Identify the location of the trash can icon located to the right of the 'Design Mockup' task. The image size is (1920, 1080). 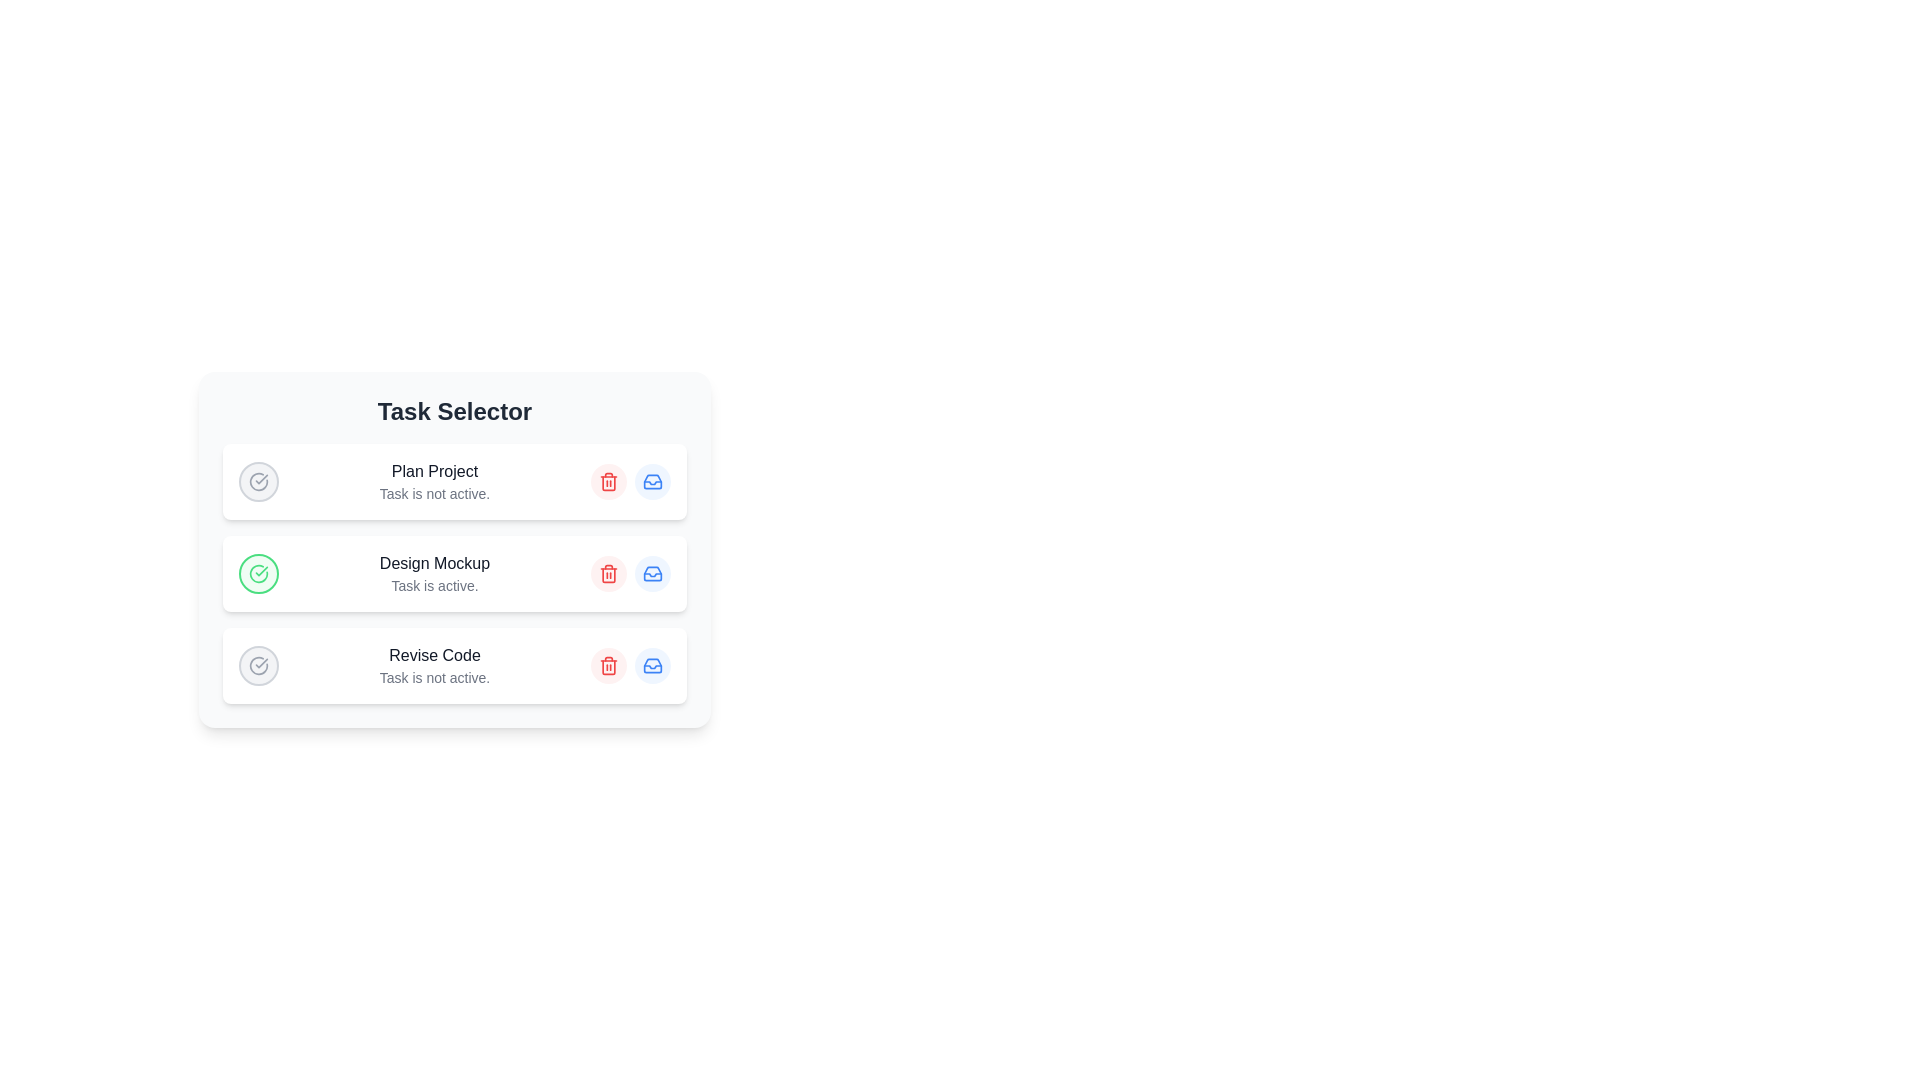
(608, 574).